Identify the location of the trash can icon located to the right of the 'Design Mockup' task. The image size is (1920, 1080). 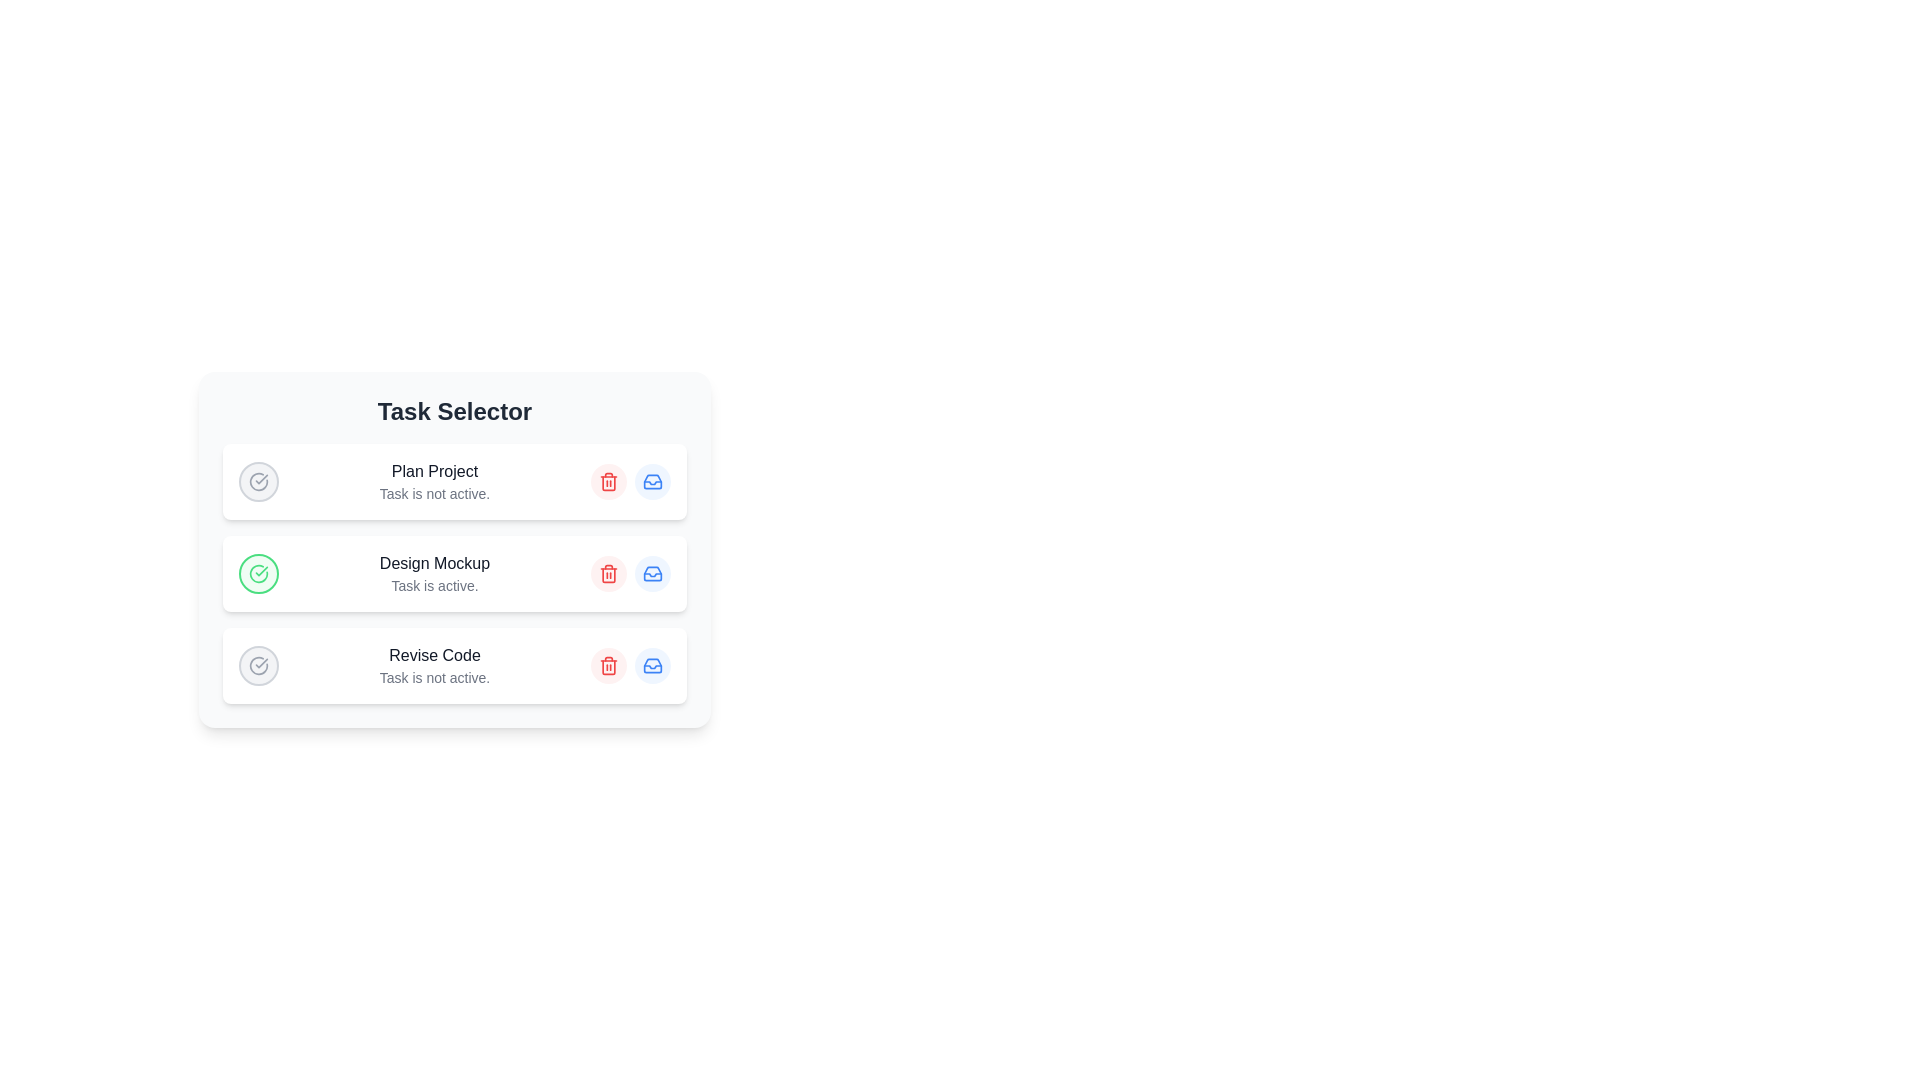
(608, 574).